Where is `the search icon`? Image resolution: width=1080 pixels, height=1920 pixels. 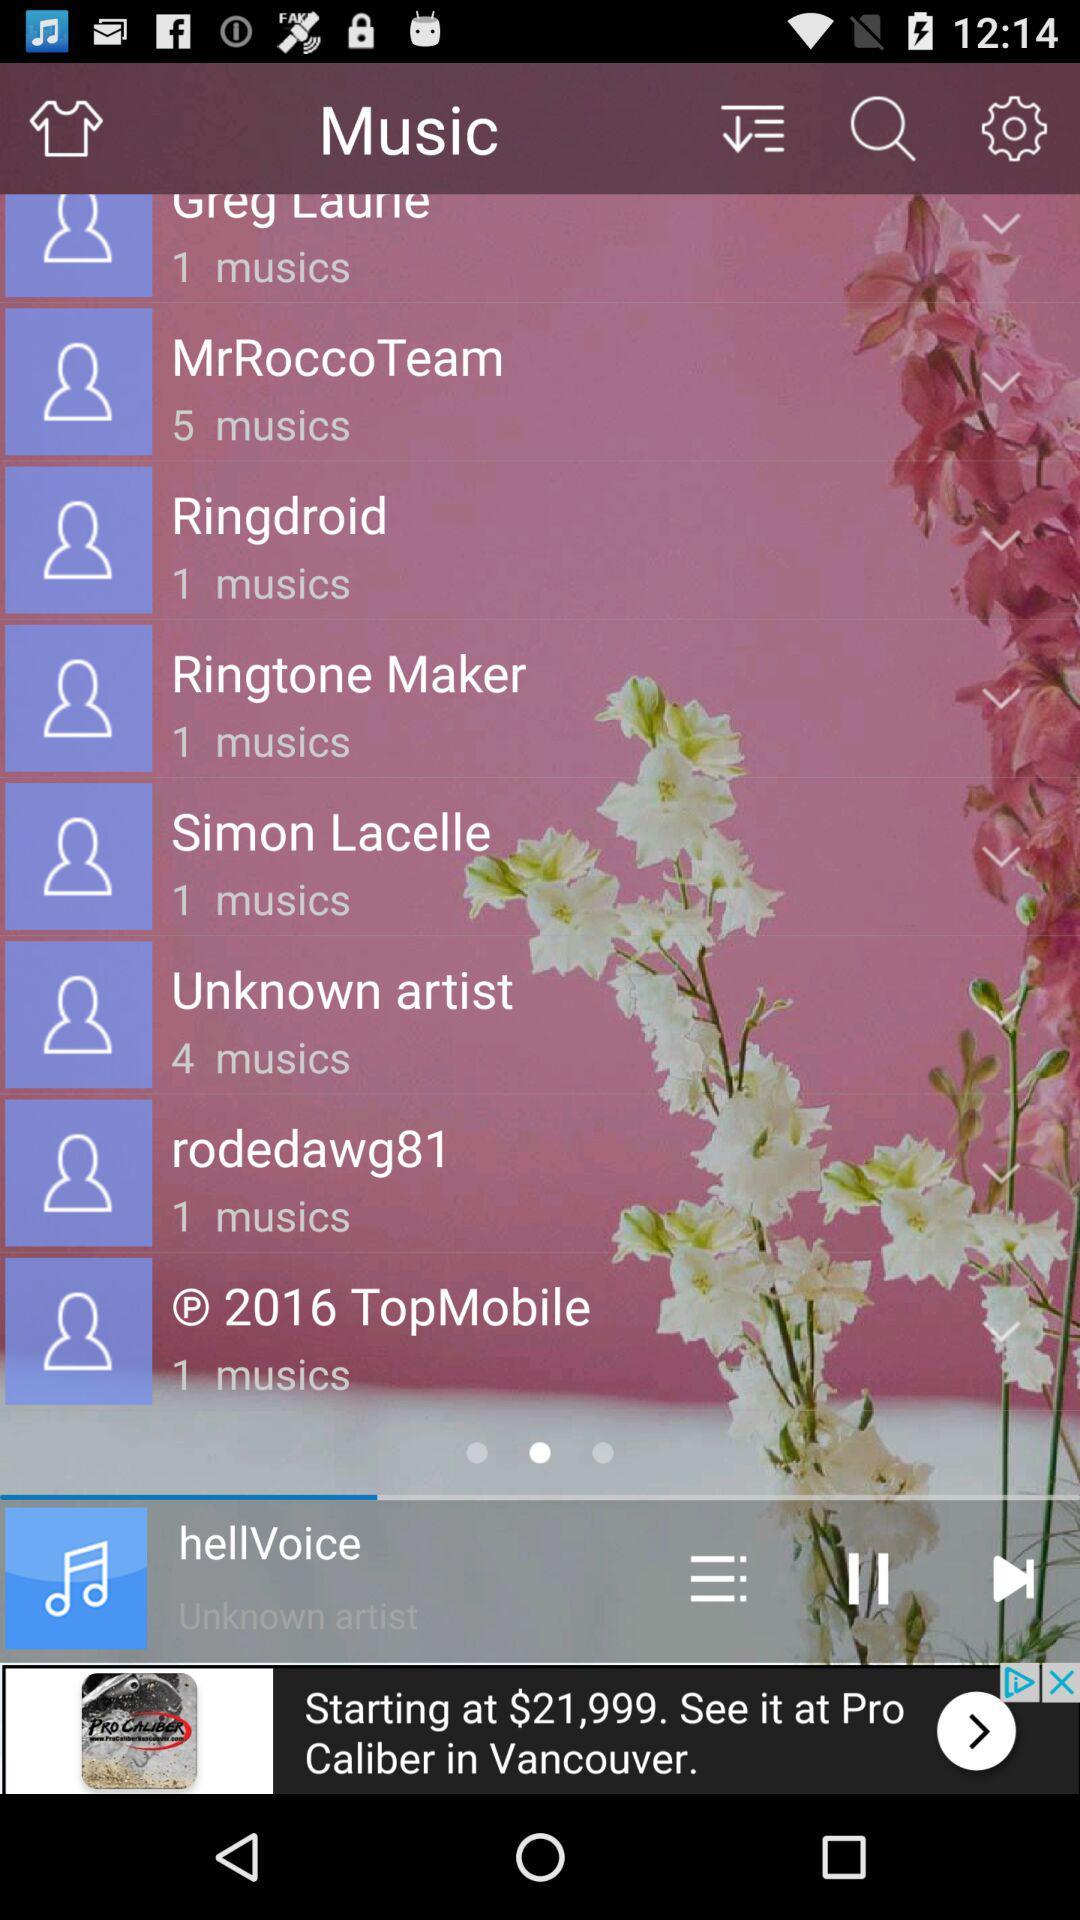 the search icon is located at coordinates (882, 136).